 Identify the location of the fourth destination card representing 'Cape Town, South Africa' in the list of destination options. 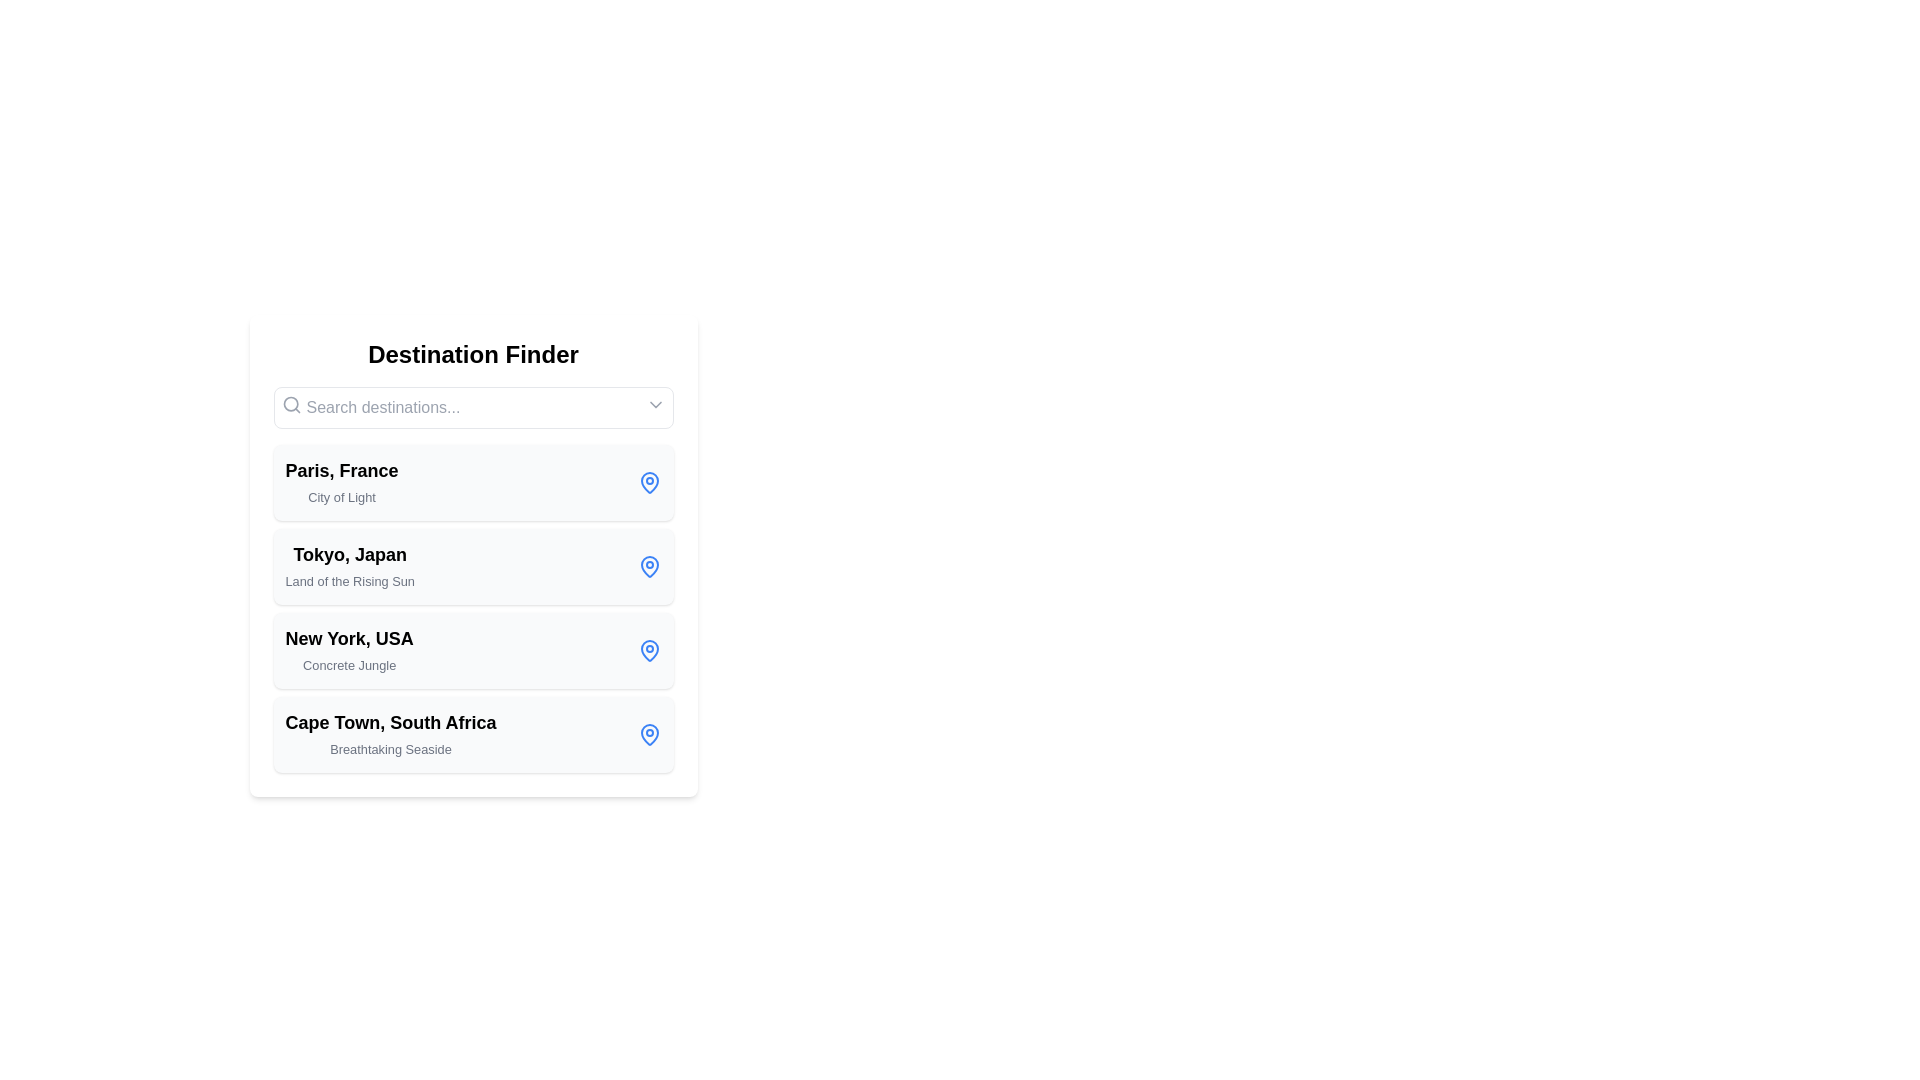
(472, 735).